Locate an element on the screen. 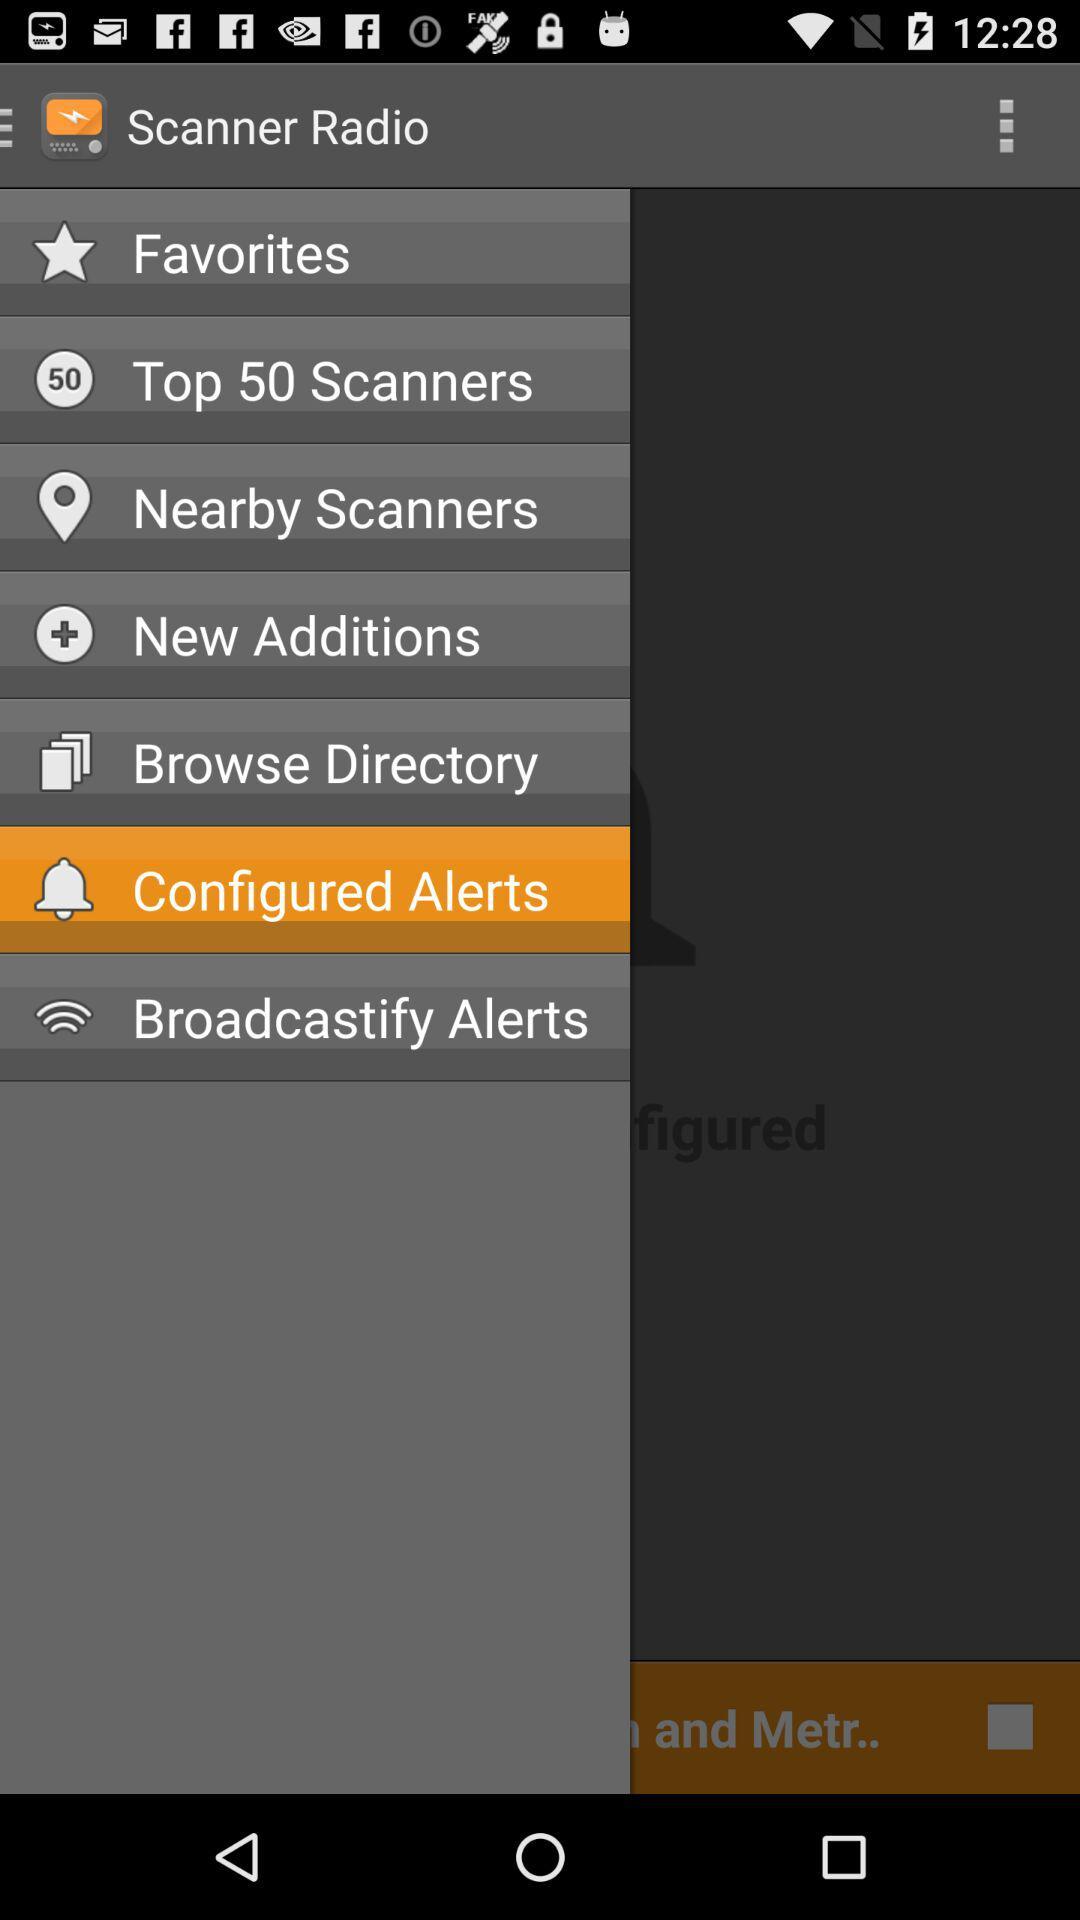  the white square box present next to metr is located at coordinates (1005, 1726).